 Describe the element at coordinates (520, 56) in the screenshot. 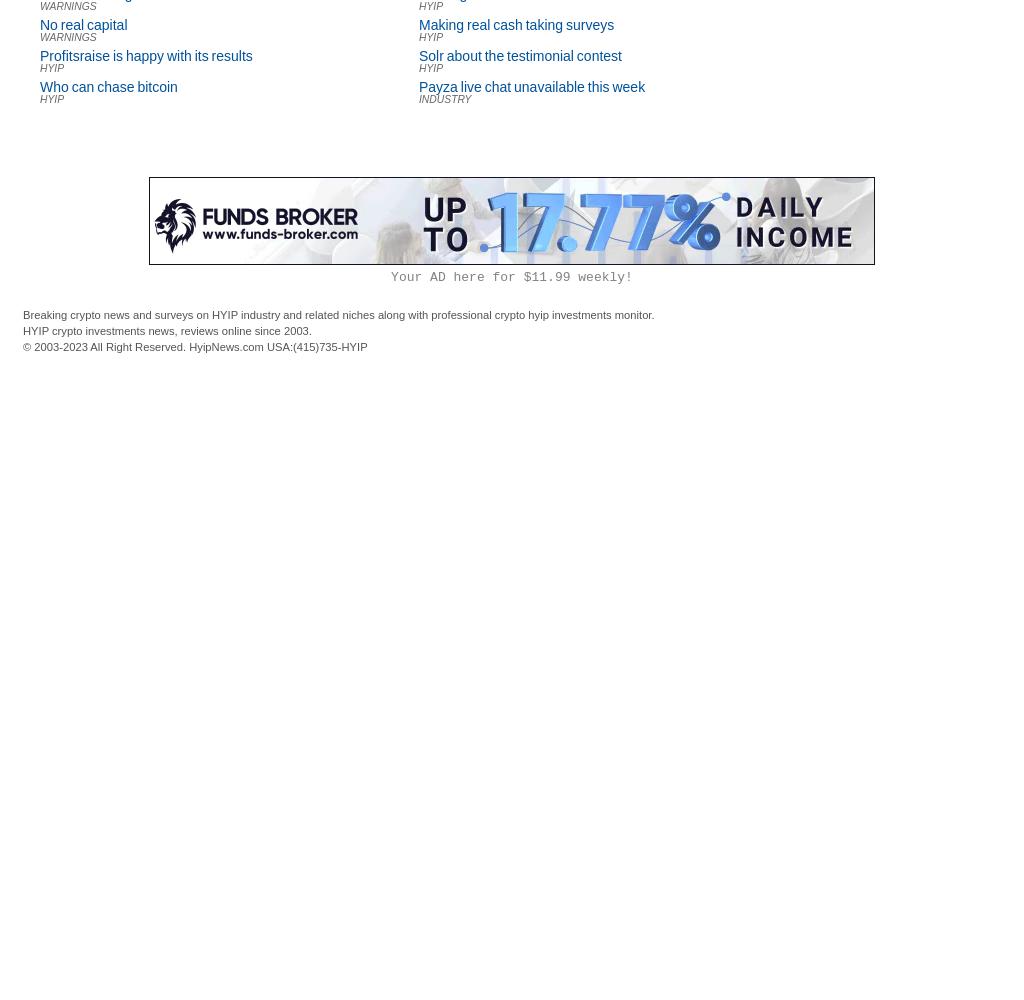

I see `'Solr about the testimonial contest'` at that location.